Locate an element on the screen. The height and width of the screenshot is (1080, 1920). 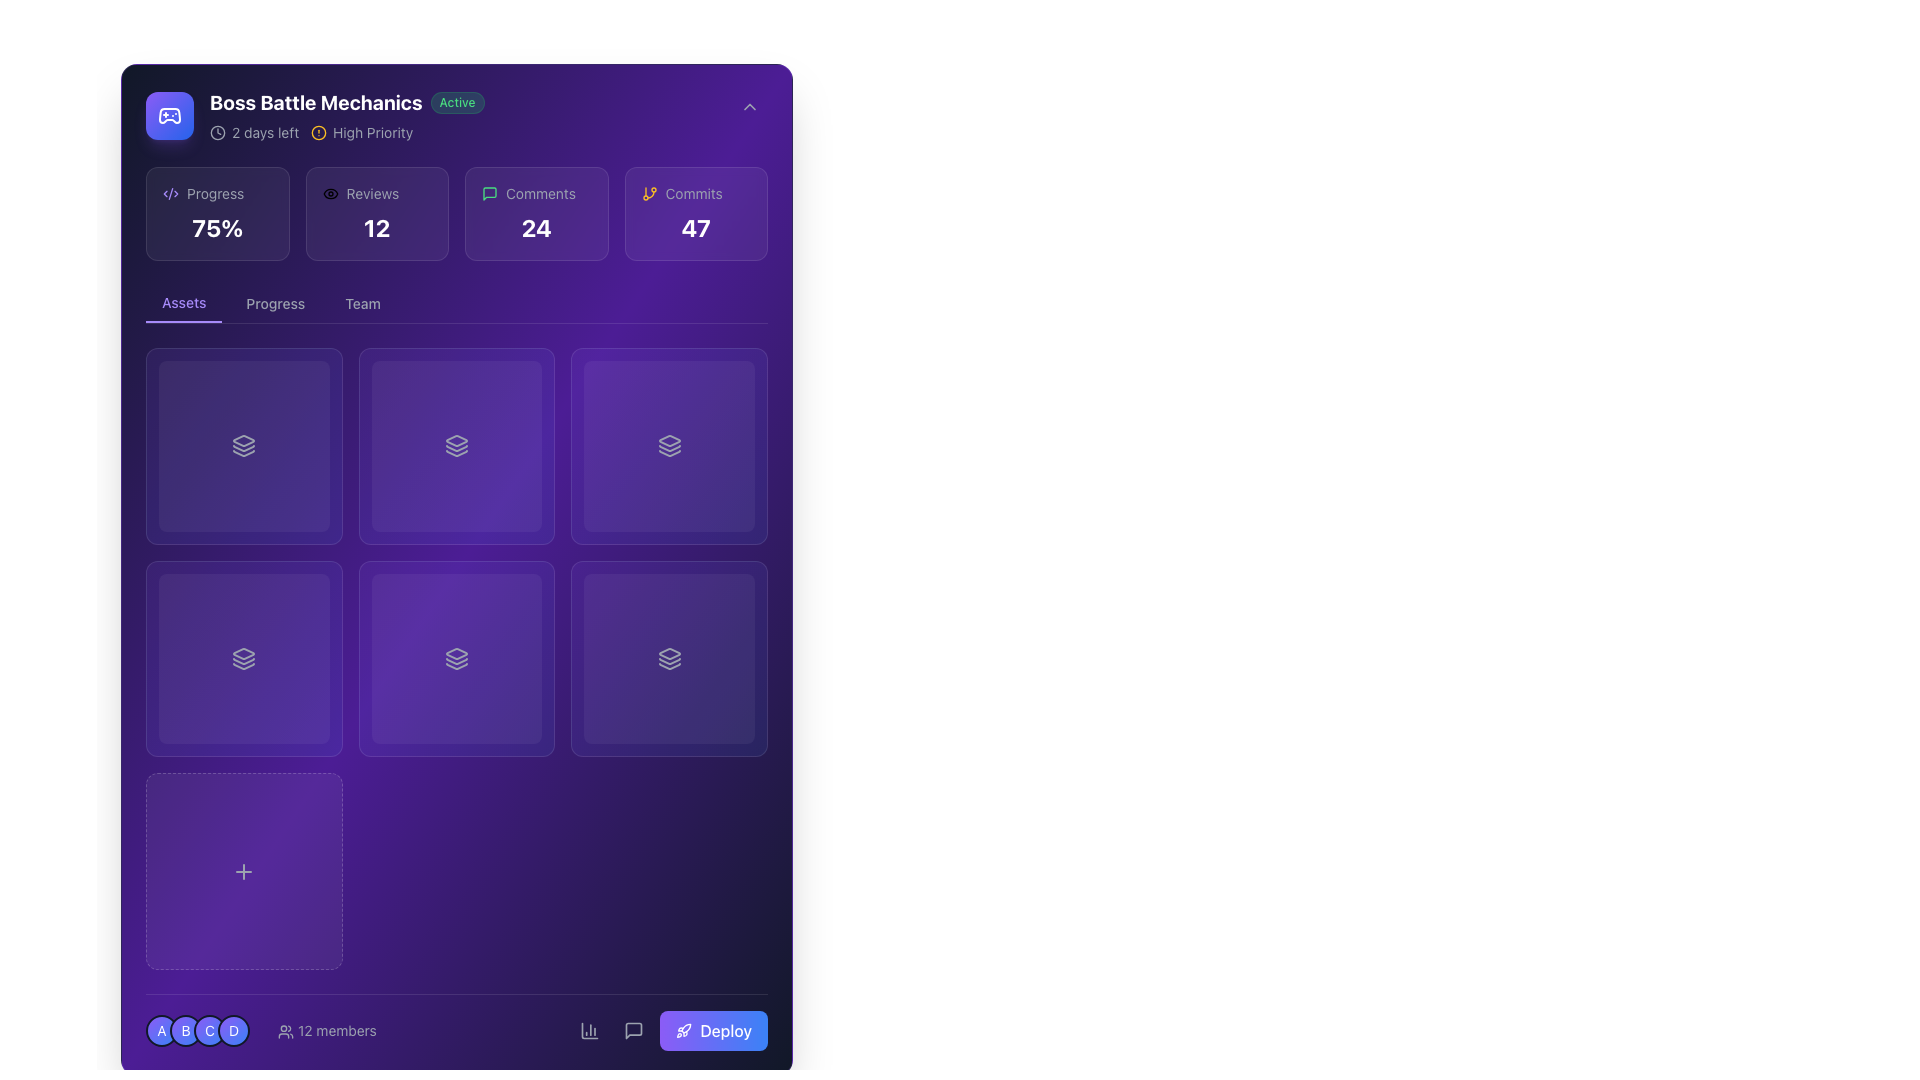
the SVG icon depicting a group of users, which has a white outline on a purple background, located to the left of the '12 members' text in the footer section is located at coordinates (285, 1032).